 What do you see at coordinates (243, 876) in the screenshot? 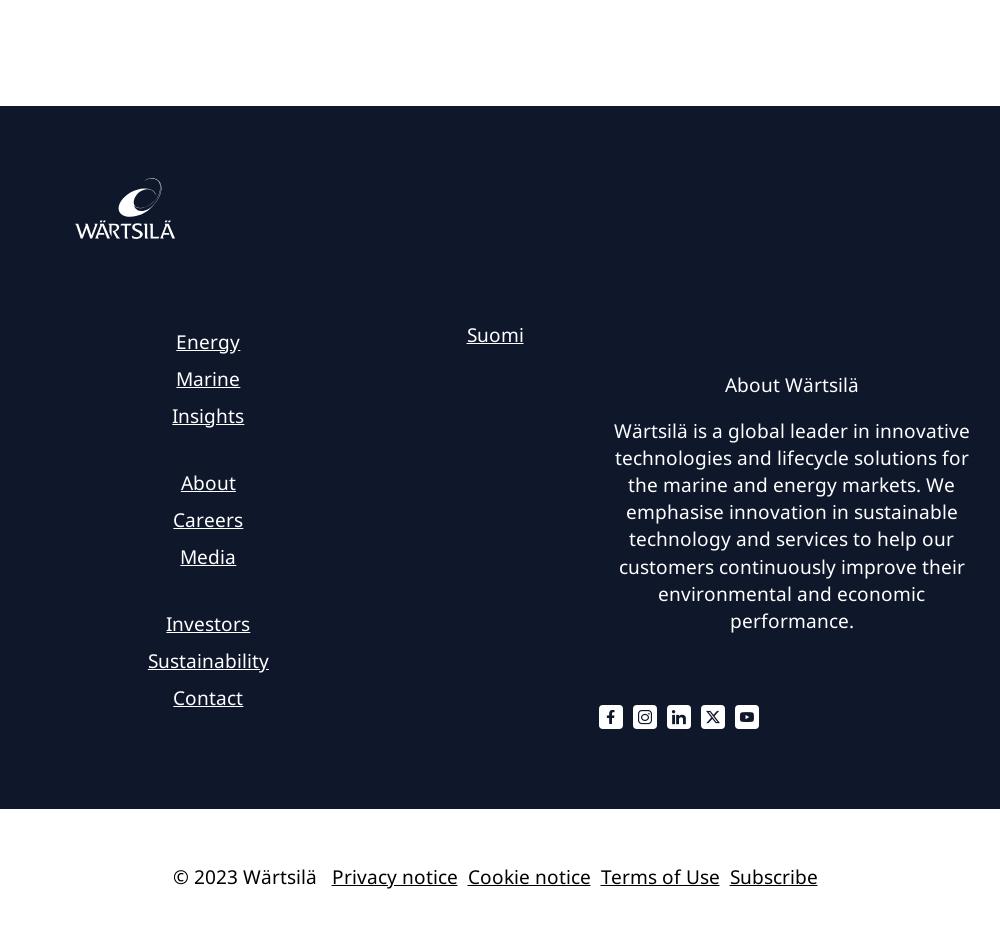
I see `'© 2023 Wärtsilä'` at bounding box center [243, 876].